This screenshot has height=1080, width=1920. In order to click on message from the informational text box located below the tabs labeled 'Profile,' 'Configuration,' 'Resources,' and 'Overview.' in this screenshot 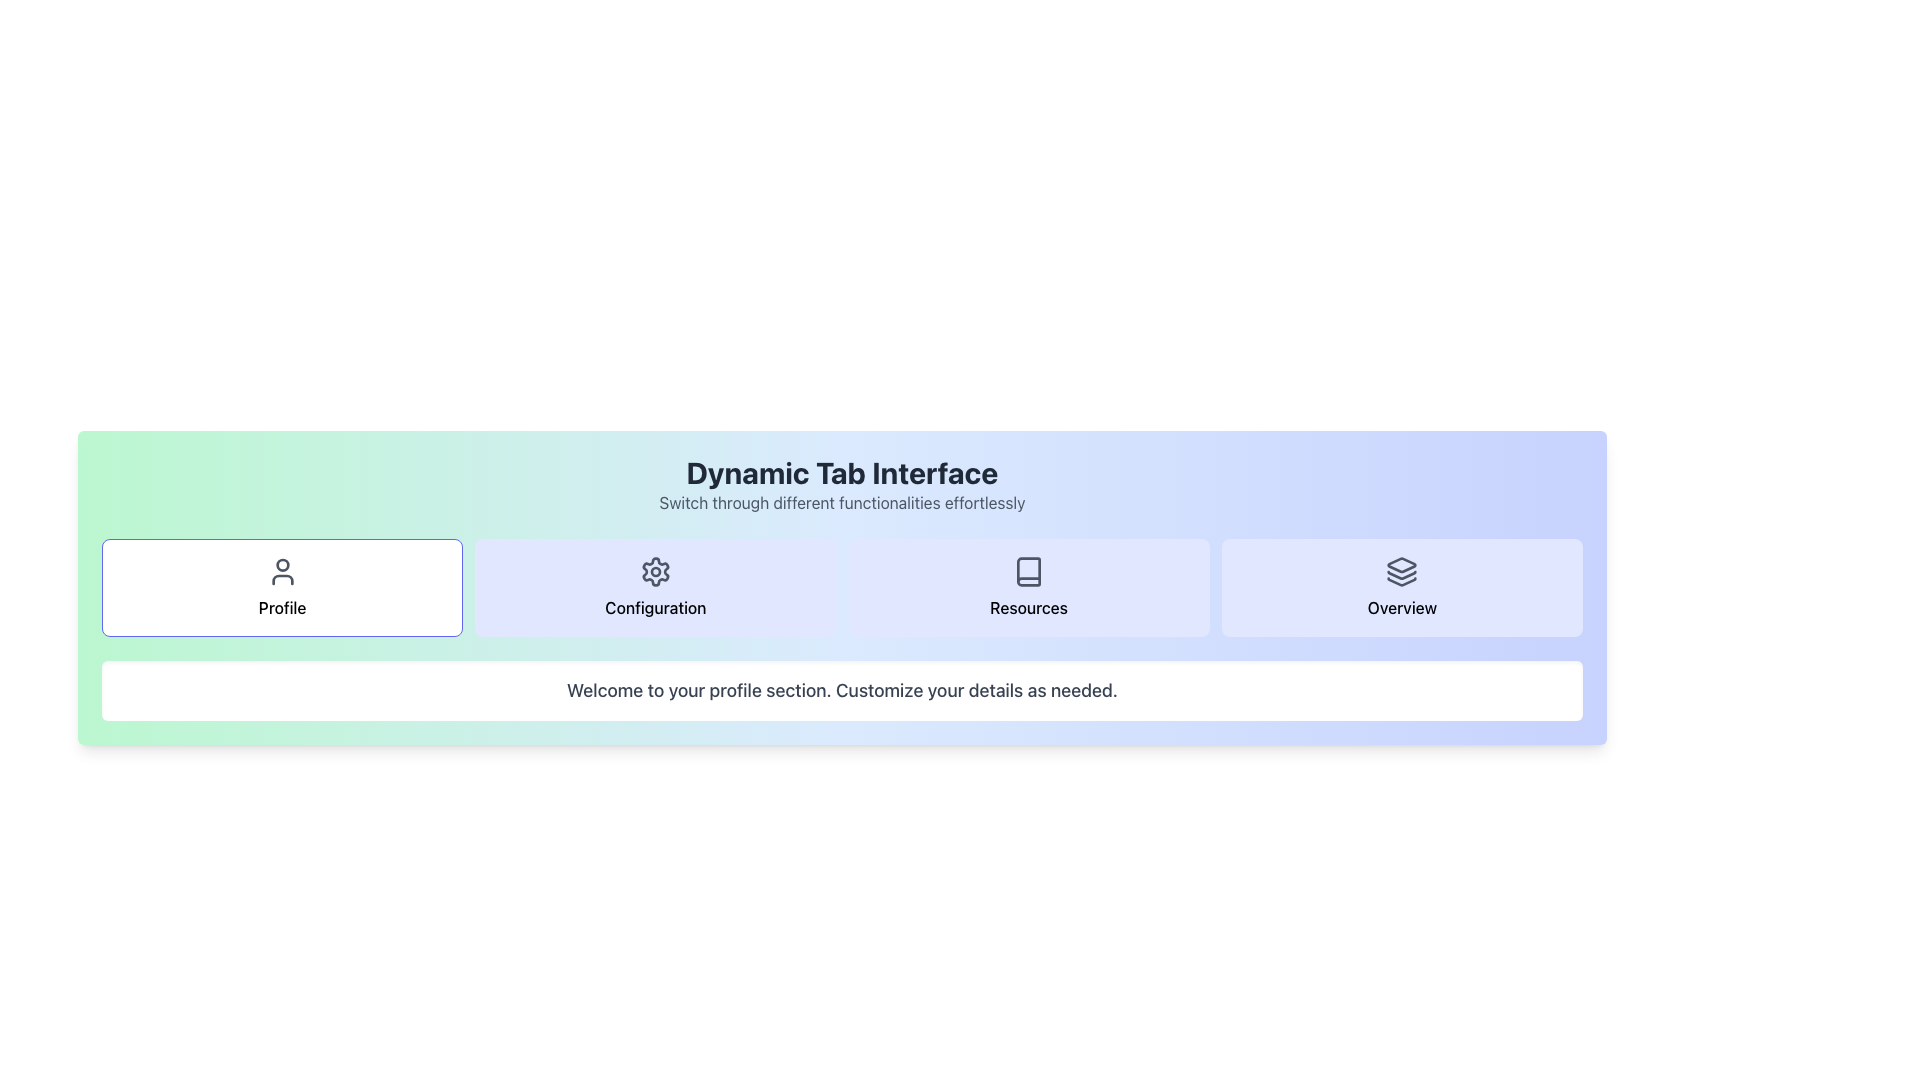, I will do `click(842, 689)`.